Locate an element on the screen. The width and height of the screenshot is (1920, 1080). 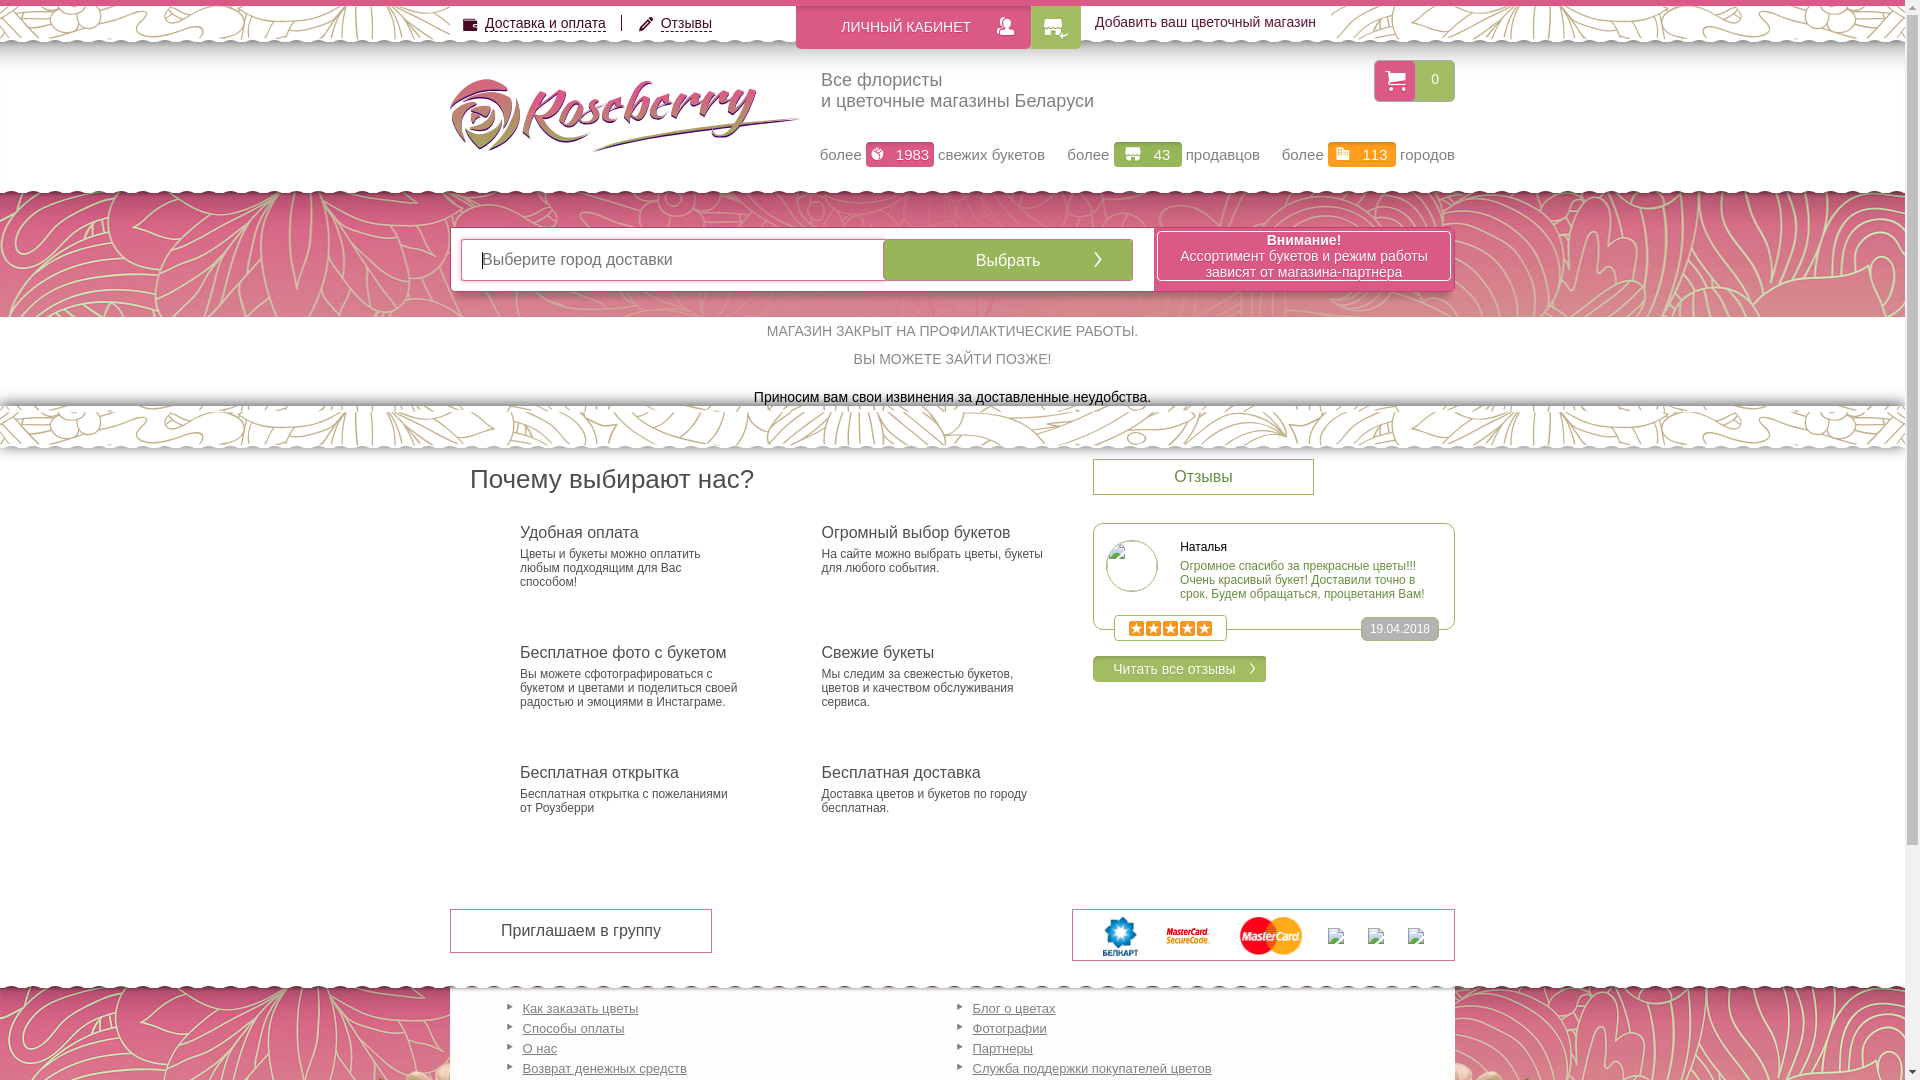
'0' is located at coordinates (1434, 77).